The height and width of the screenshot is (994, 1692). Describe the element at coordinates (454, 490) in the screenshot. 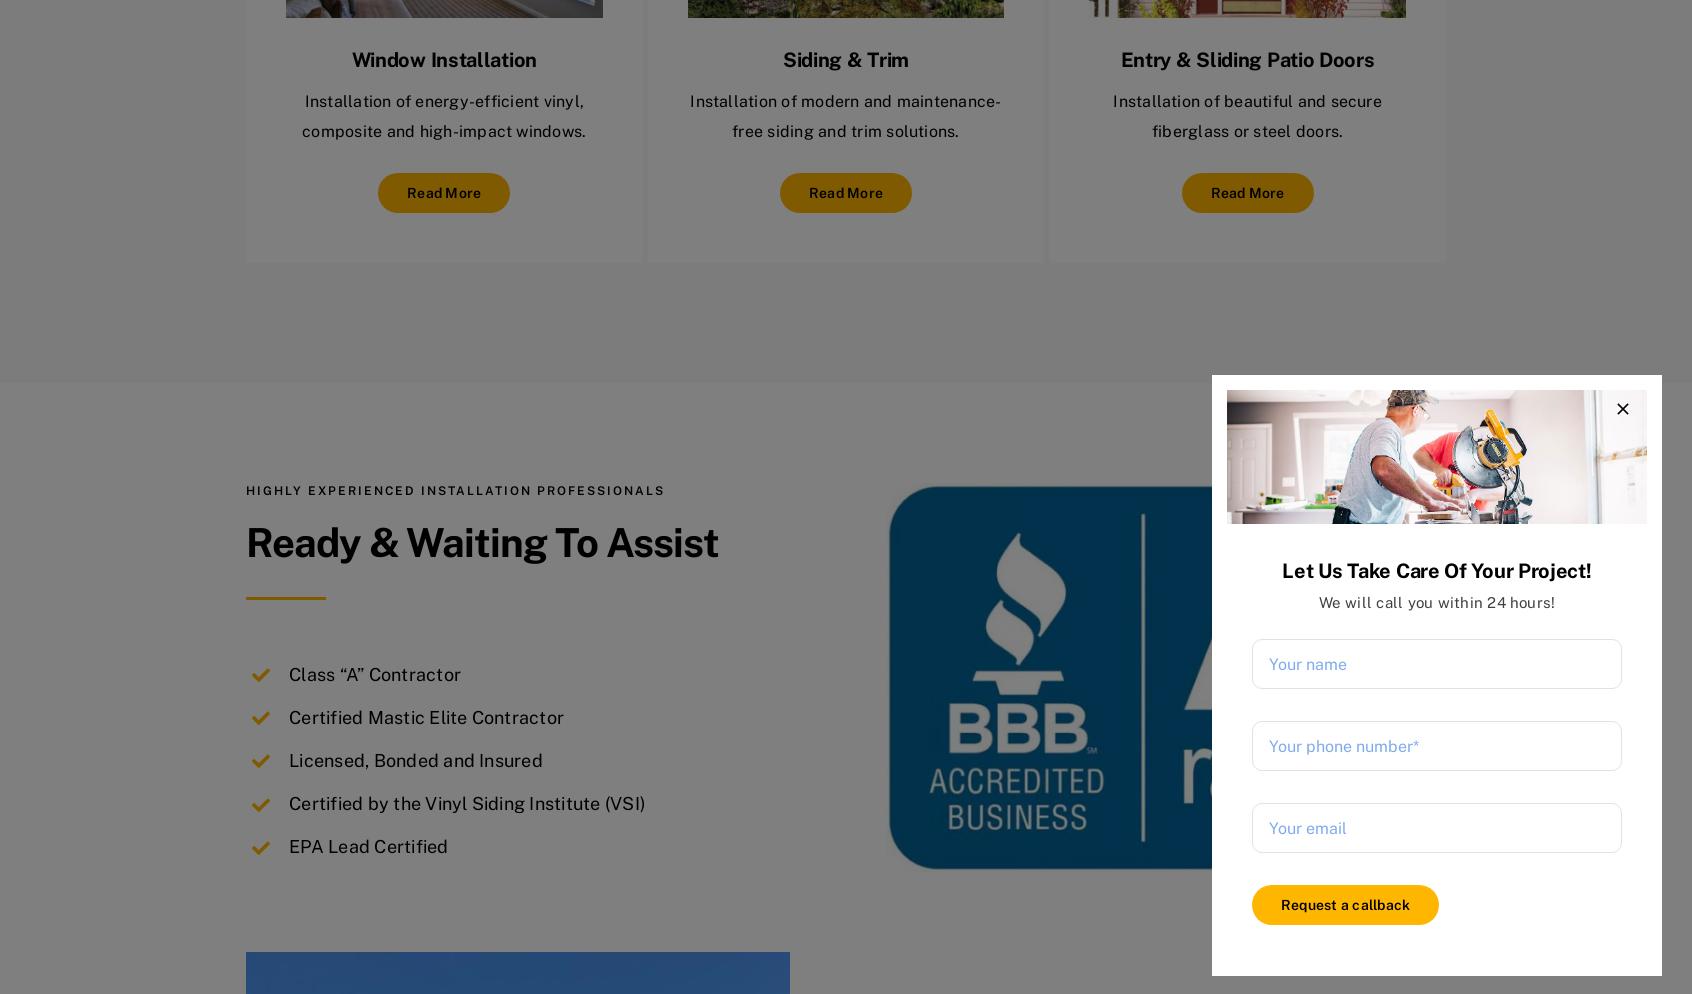

I see `'Highly experienced installation professionals'` at that location.